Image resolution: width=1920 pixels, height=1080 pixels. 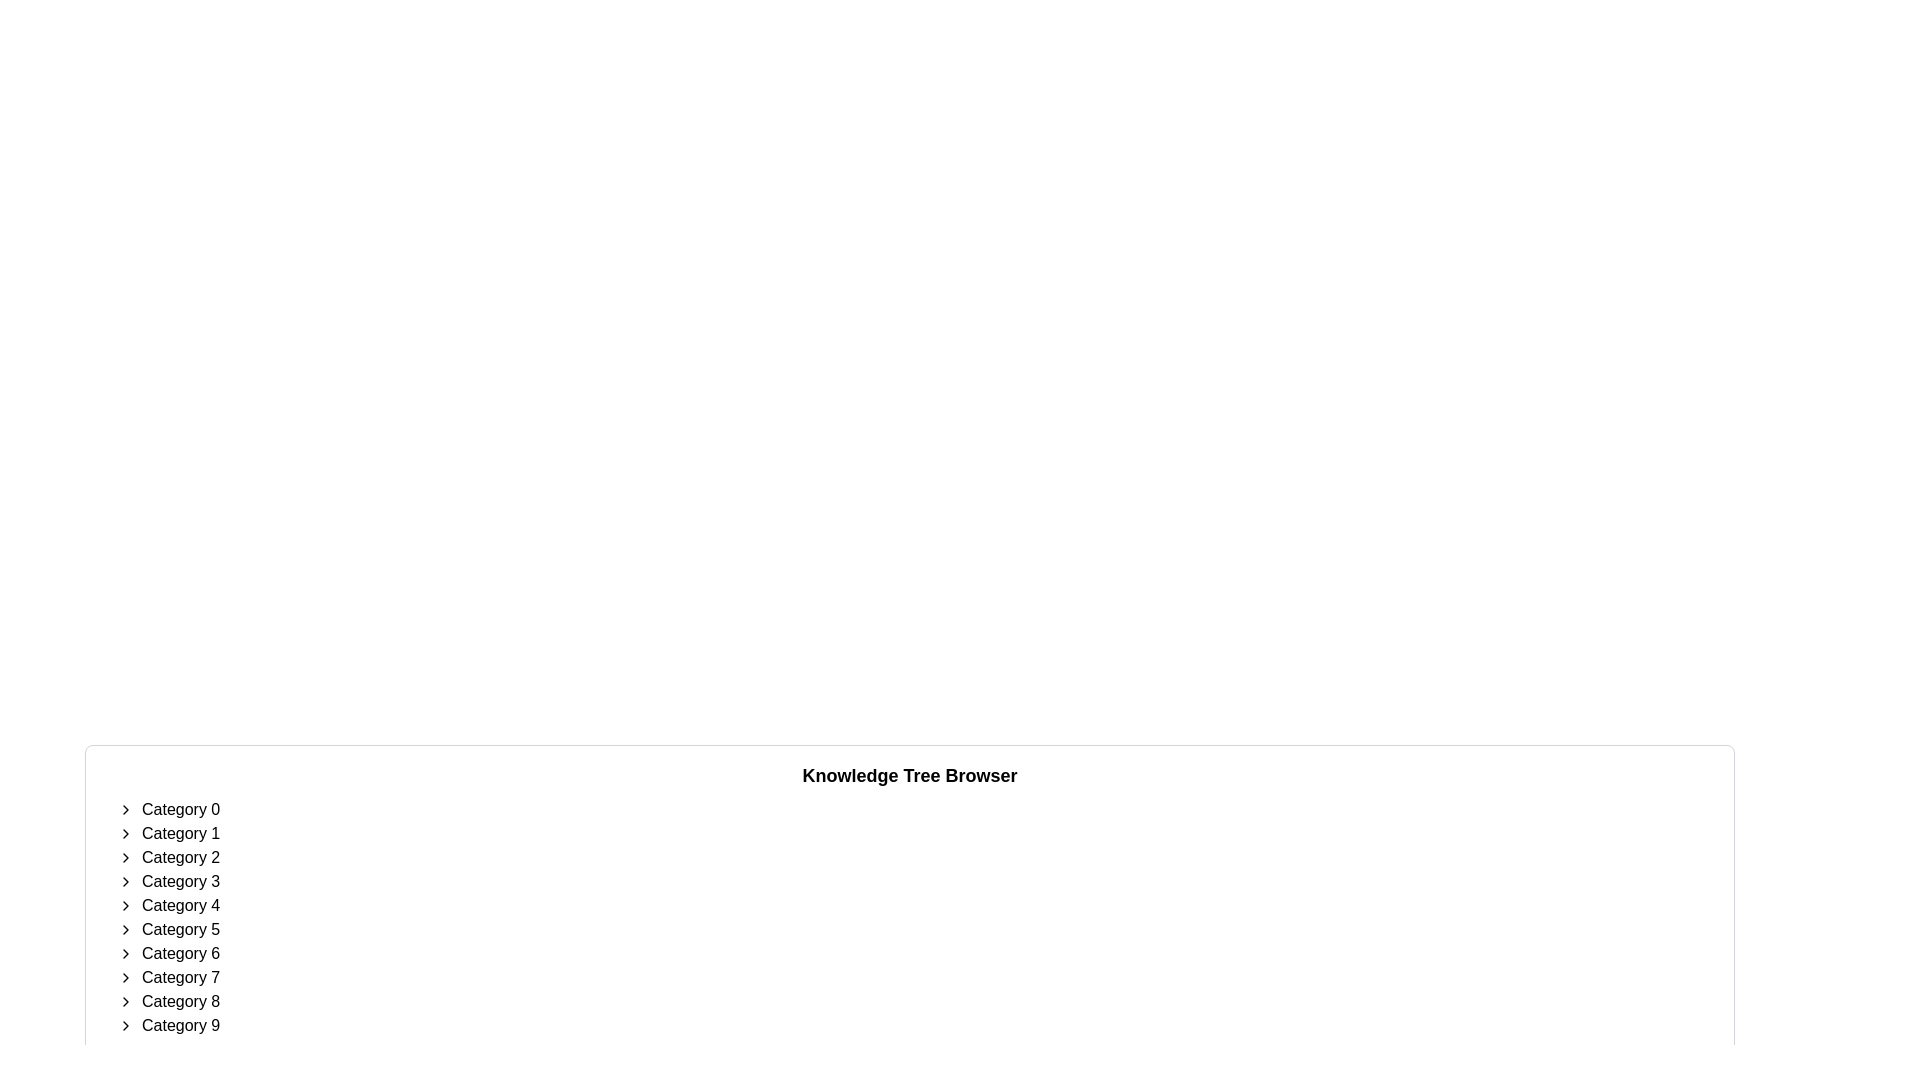 What do you see at coordinates (124, 833) in the screenshot?
I see `the rightward-pointing chevron icon next to the text 'Category 1' in the vertical list of categories` at bounding box center [124, 833].